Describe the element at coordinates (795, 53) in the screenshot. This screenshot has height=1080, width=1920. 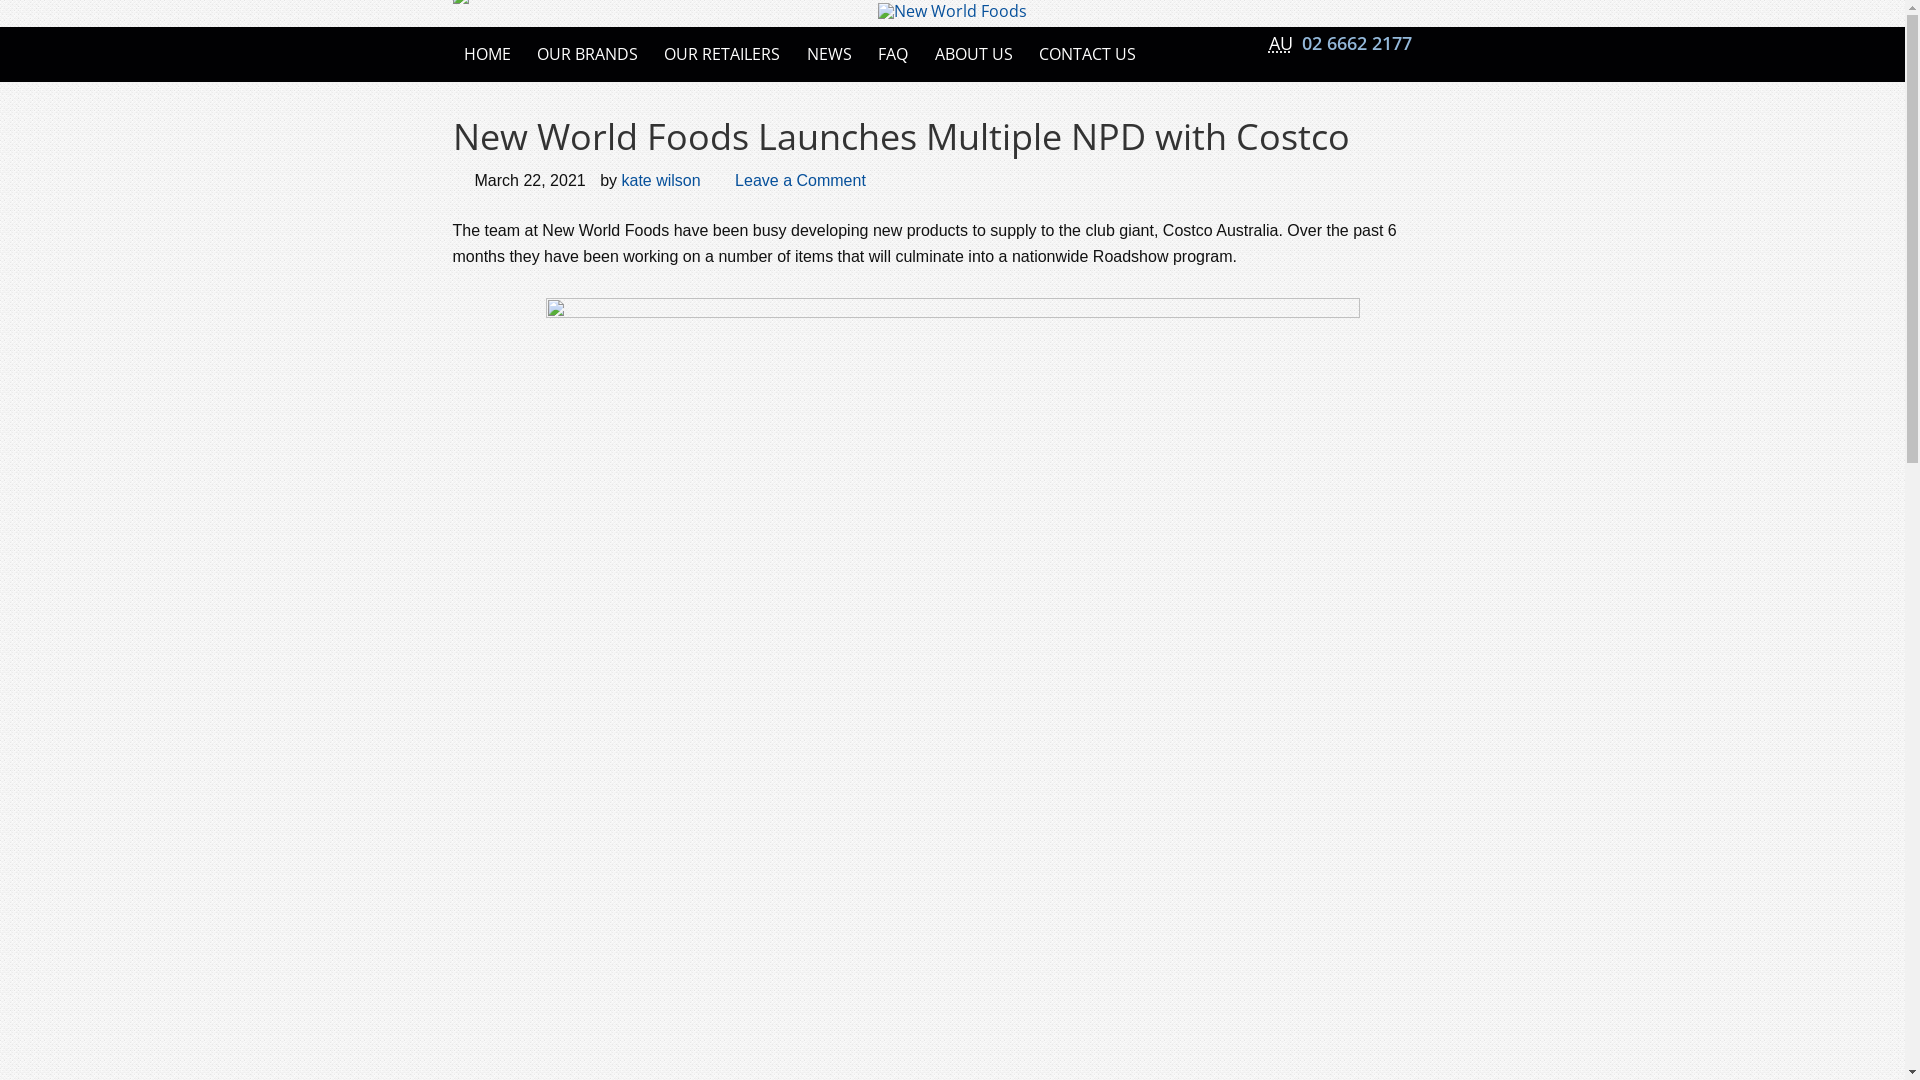
I see `'NEWS'` at that location.